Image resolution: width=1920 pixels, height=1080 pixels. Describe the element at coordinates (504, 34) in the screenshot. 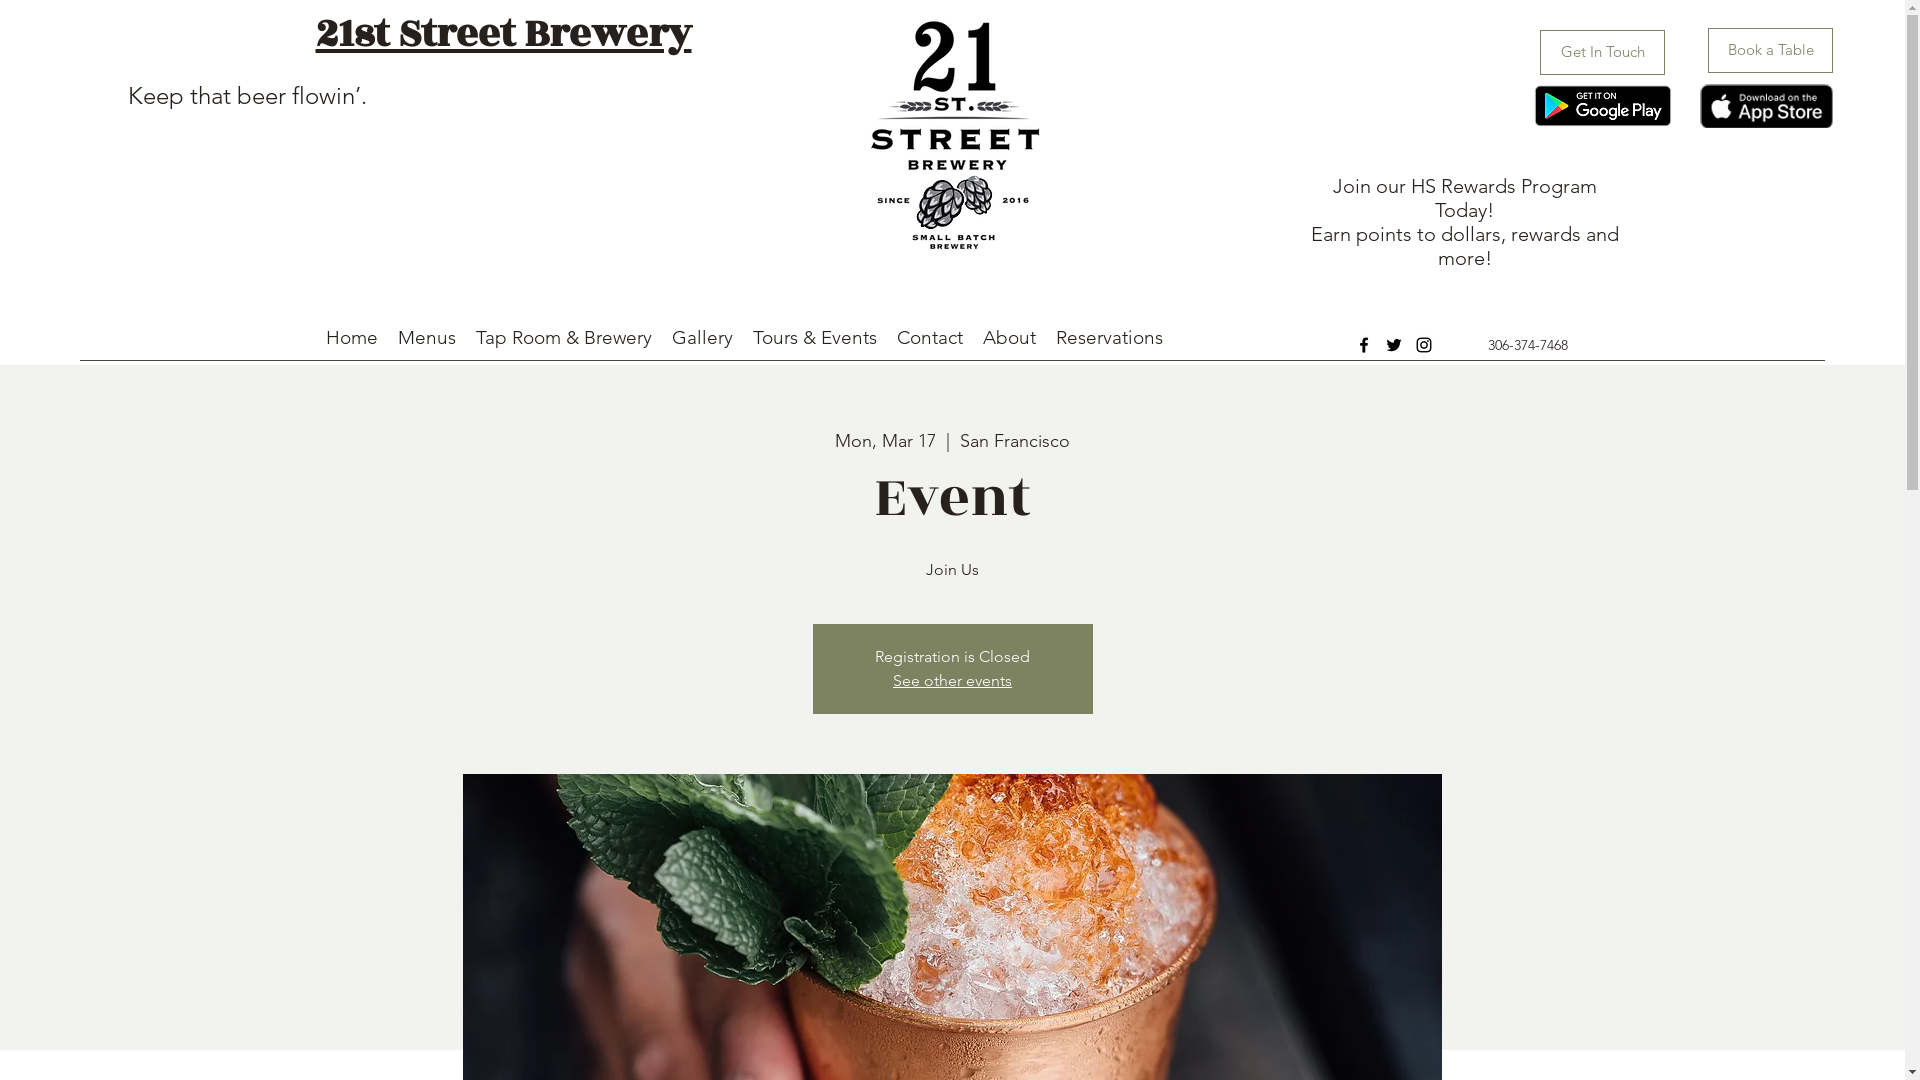

I see `'21st Street Brewery'` at that location.